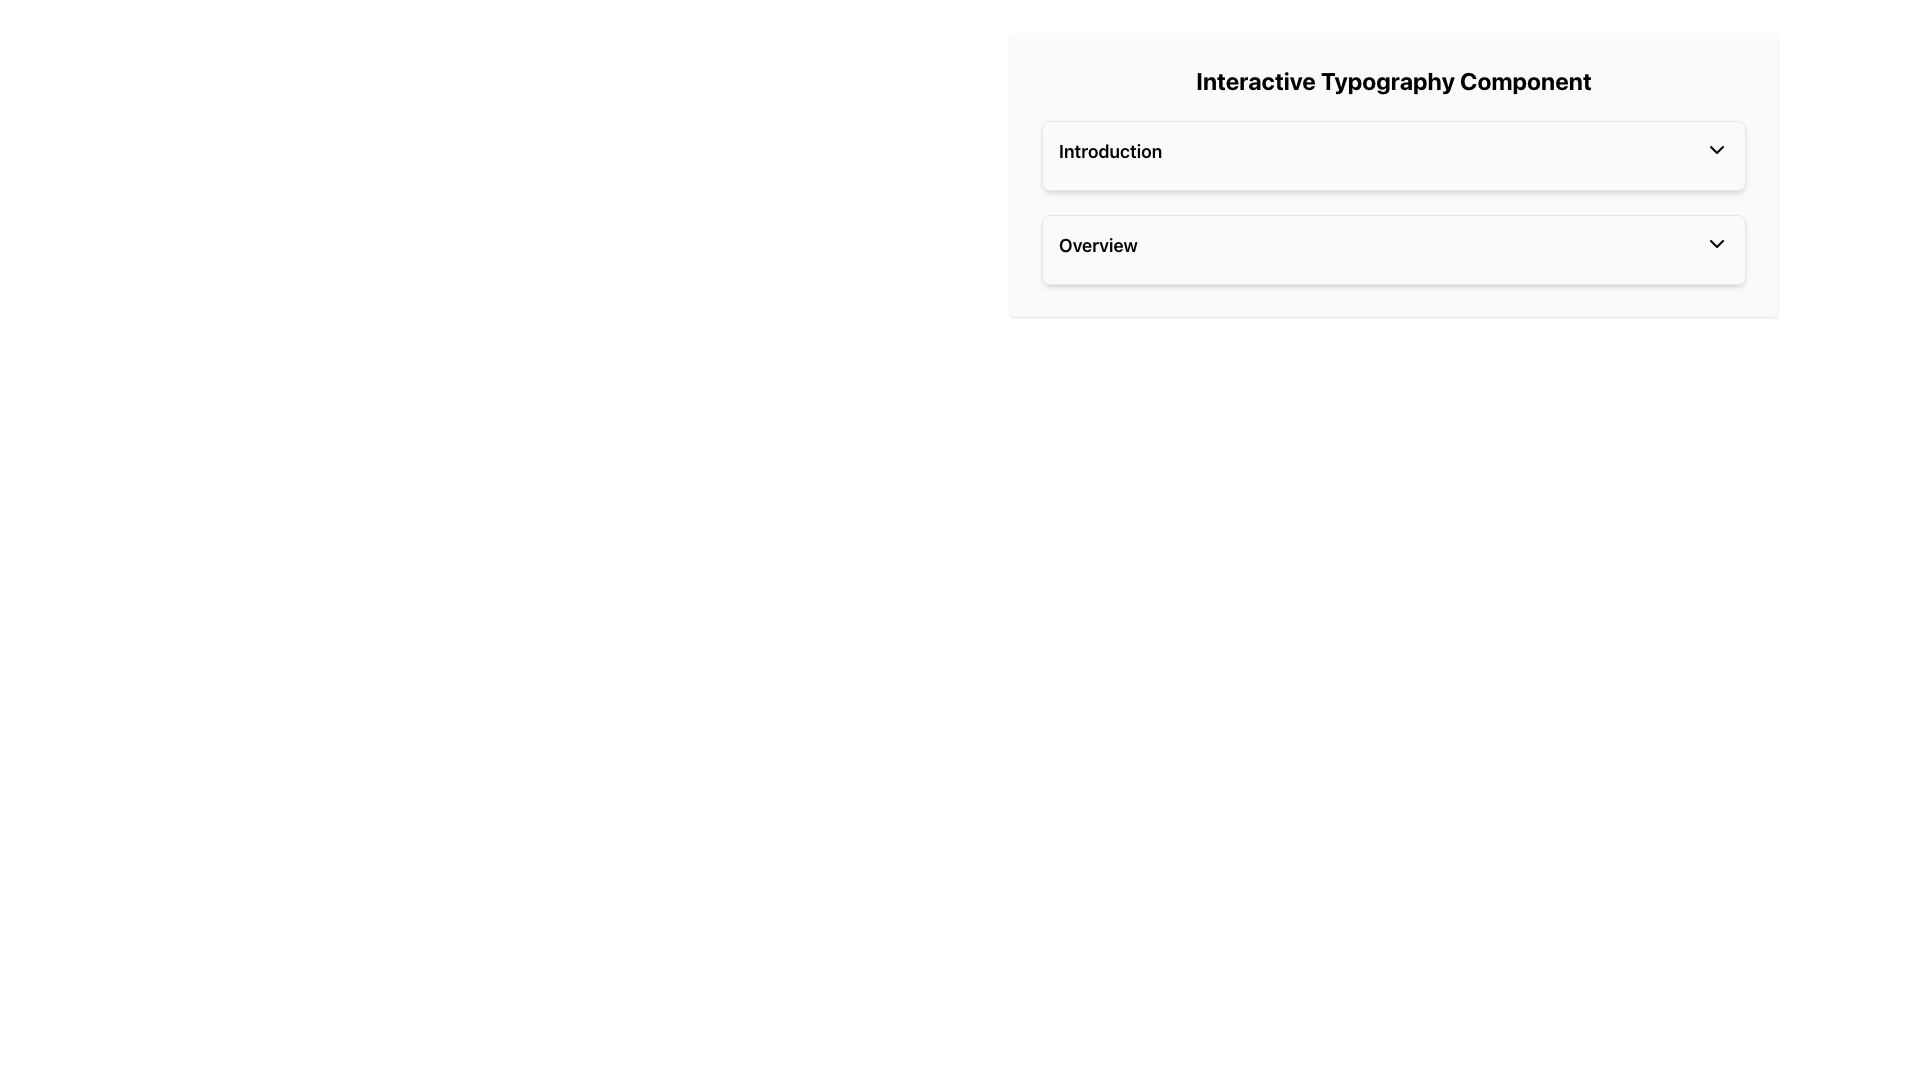 Image resolution: width=1920 pixels, height=1080 pixels. What do you see at coordinates (1392, 173) in the screenshot?
I see `the 'Interactive Typography Component' Collapsible Panel` at bounding box center [1392, 173].